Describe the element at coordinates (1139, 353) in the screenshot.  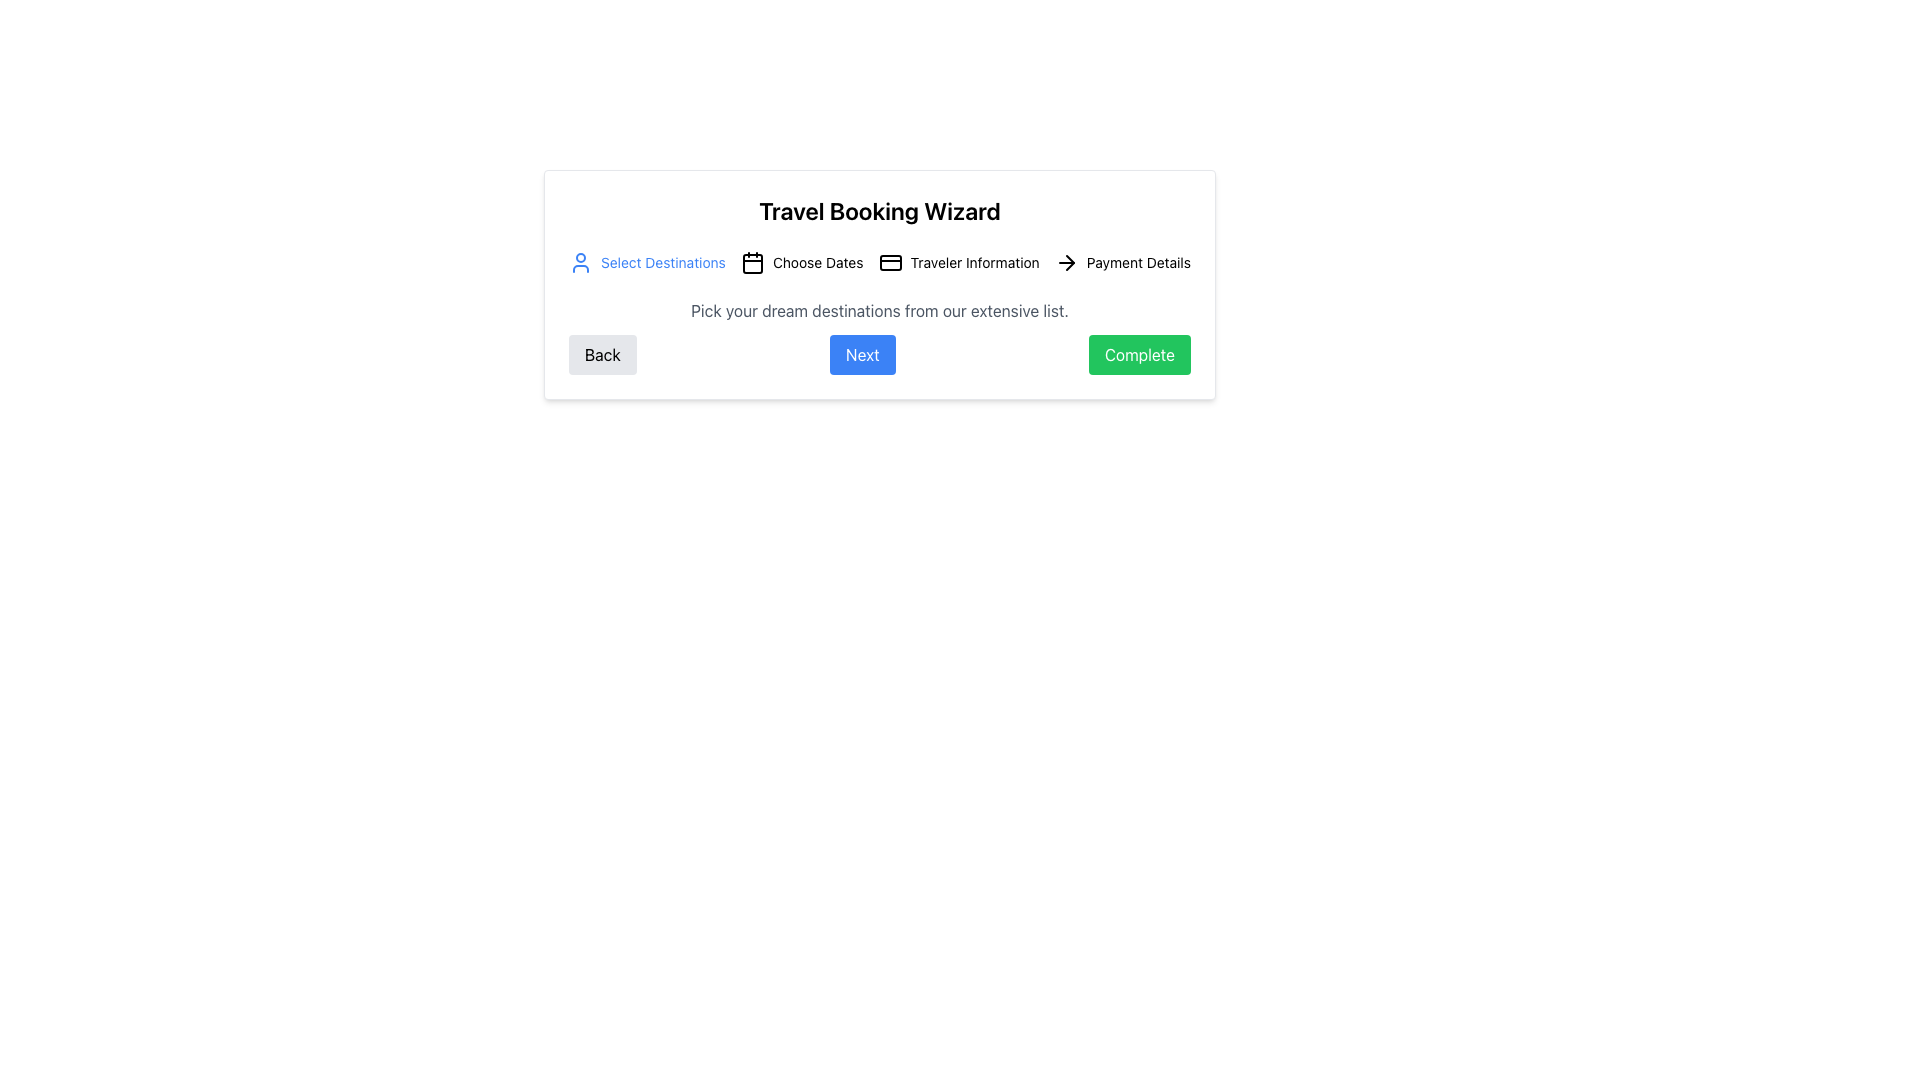
I see `the green button labeled 'Complete' located at the bottom of the 'Travel Booking Wizard' section to finalize the process` at that location.